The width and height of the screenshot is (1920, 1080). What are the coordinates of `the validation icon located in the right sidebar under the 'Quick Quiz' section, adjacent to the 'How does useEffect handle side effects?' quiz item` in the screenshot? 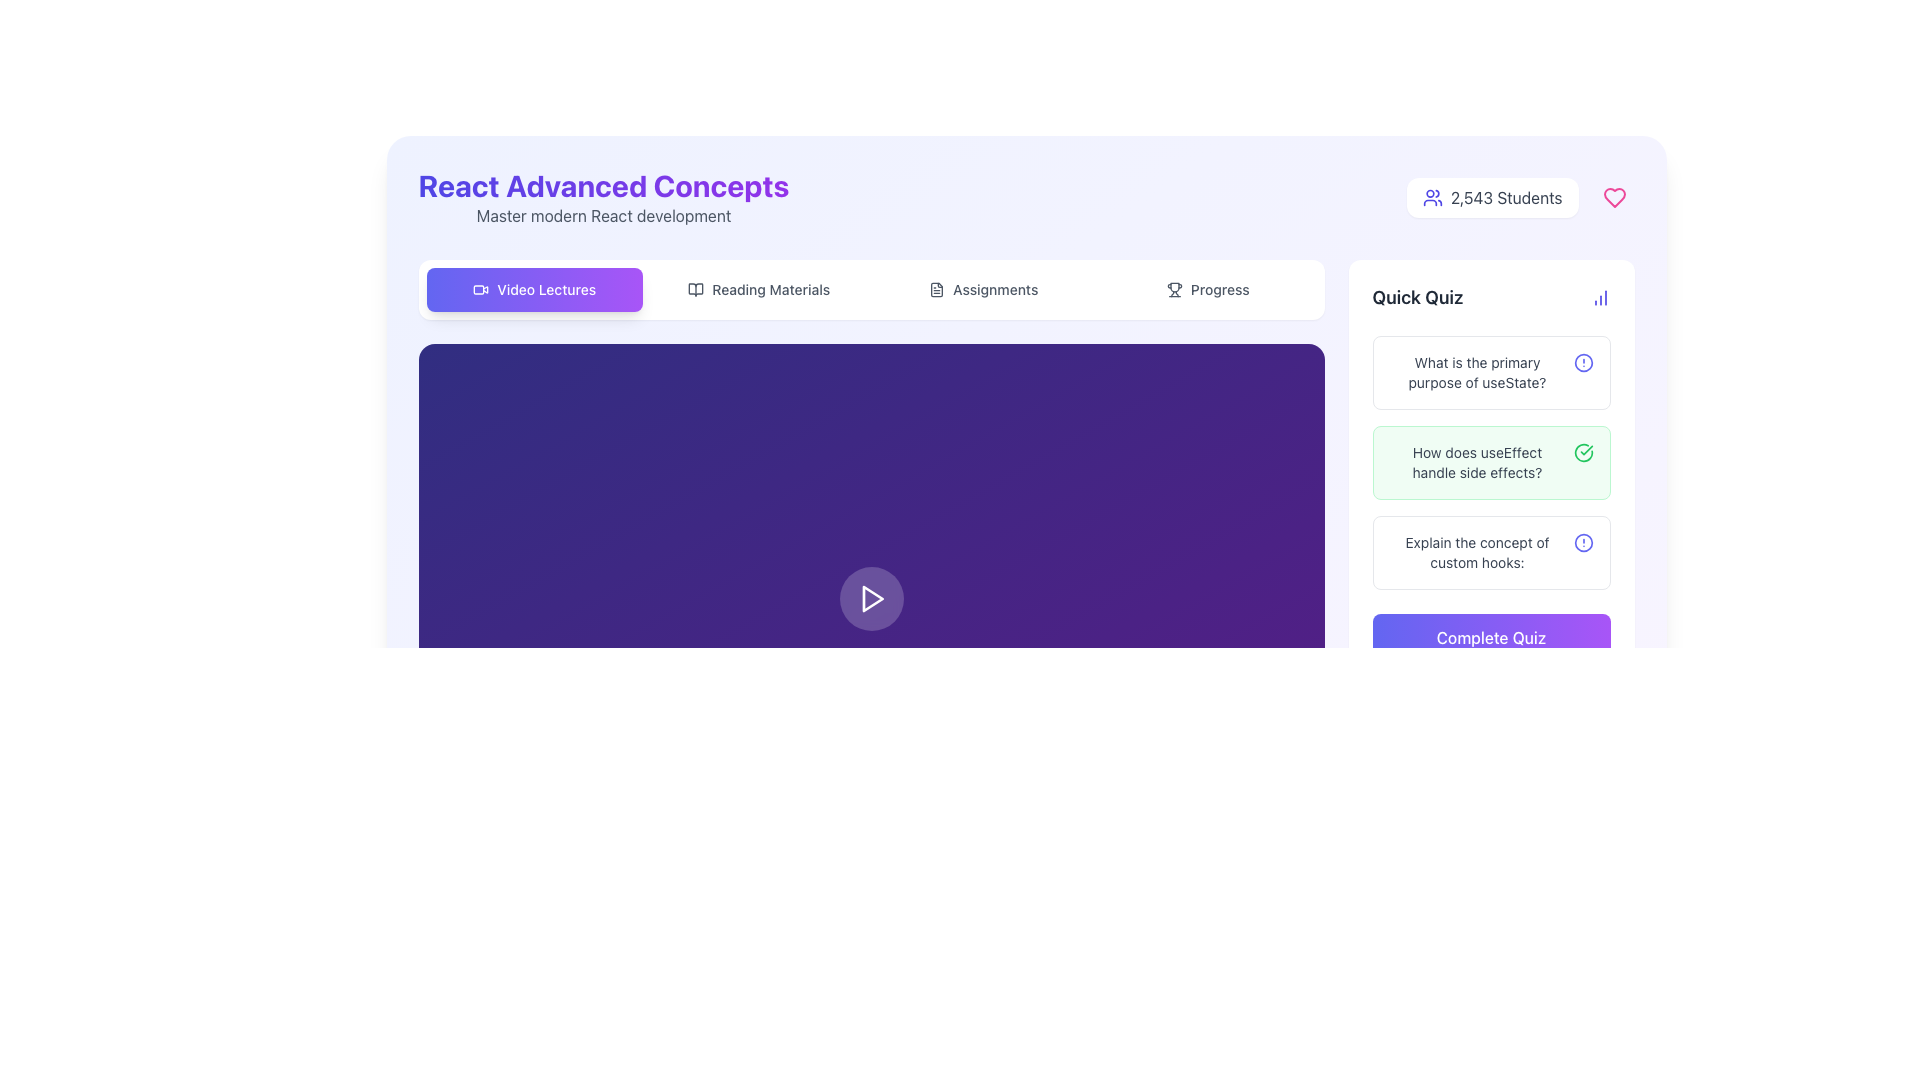 It's located at (1582, 452).